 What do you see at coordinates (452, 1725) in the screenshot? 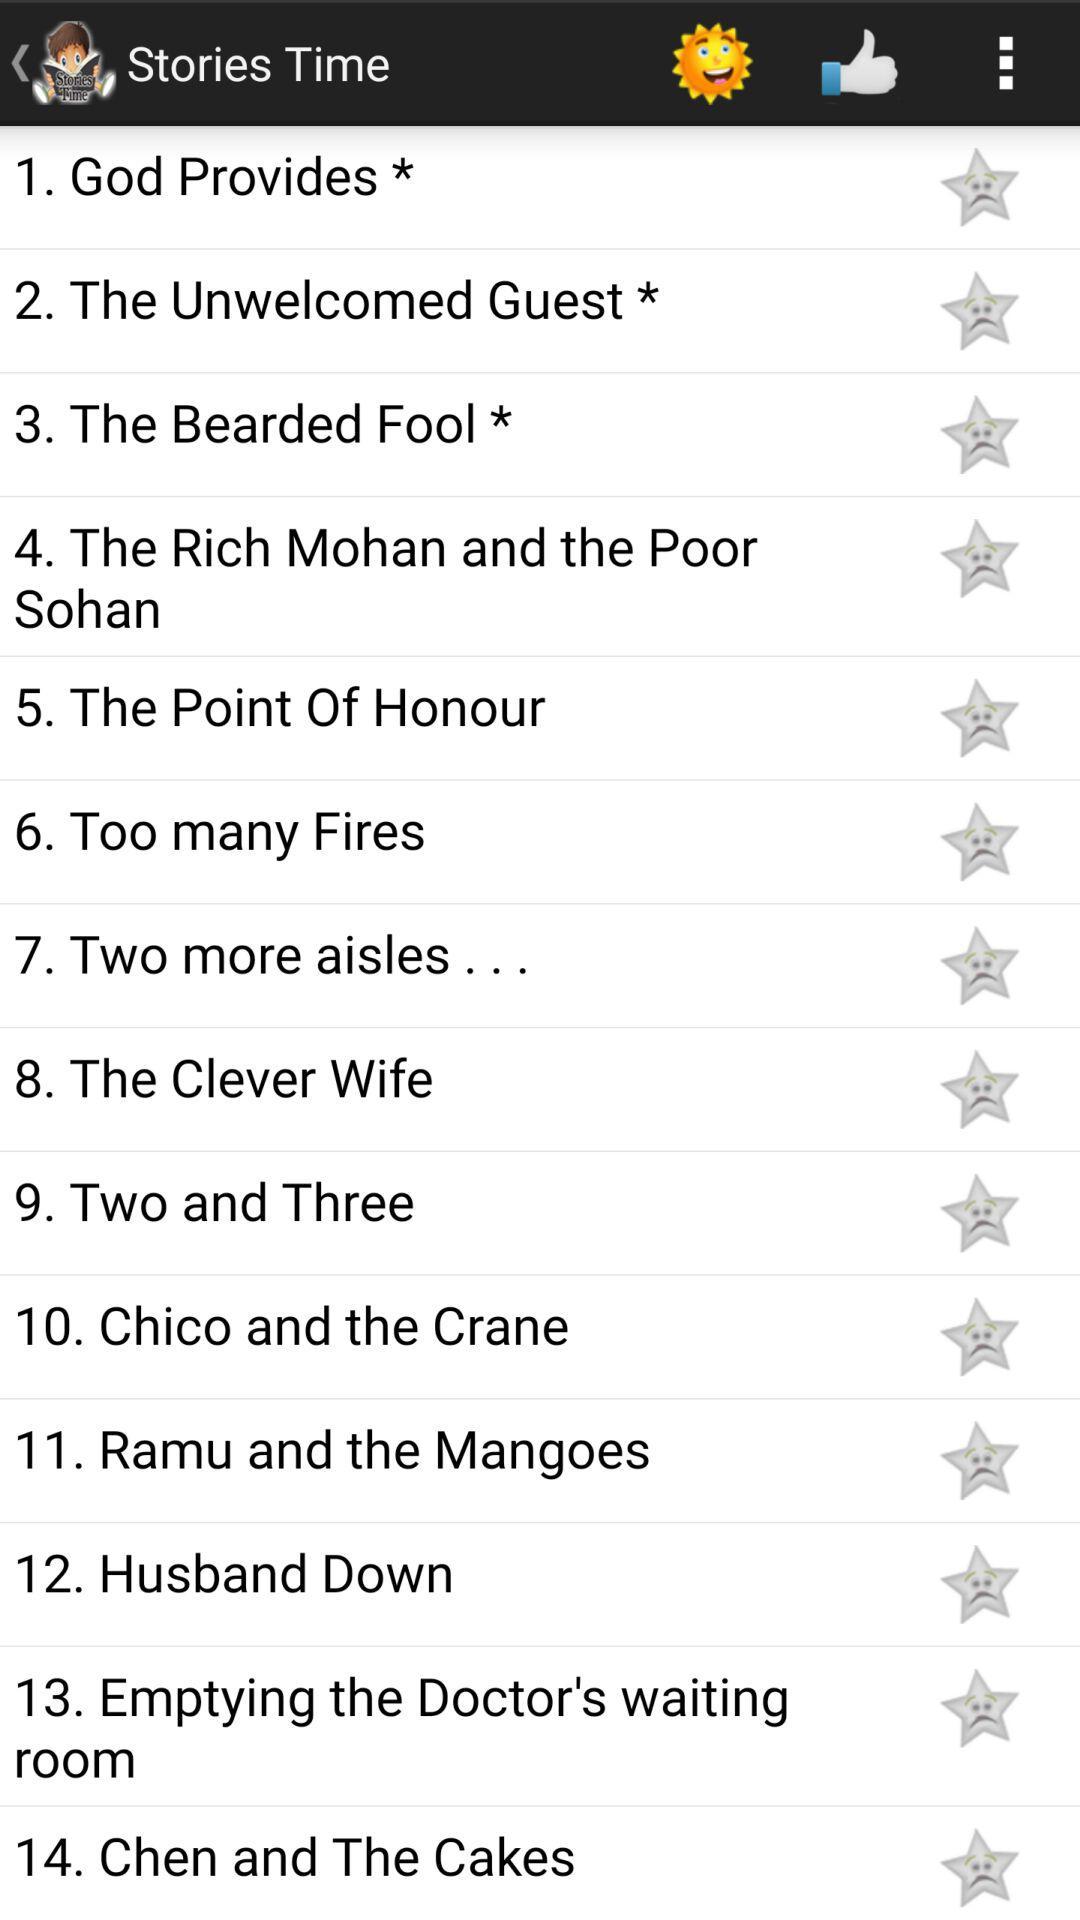
I see `the 13 emptying the item` at bounding box center [452, 1725].